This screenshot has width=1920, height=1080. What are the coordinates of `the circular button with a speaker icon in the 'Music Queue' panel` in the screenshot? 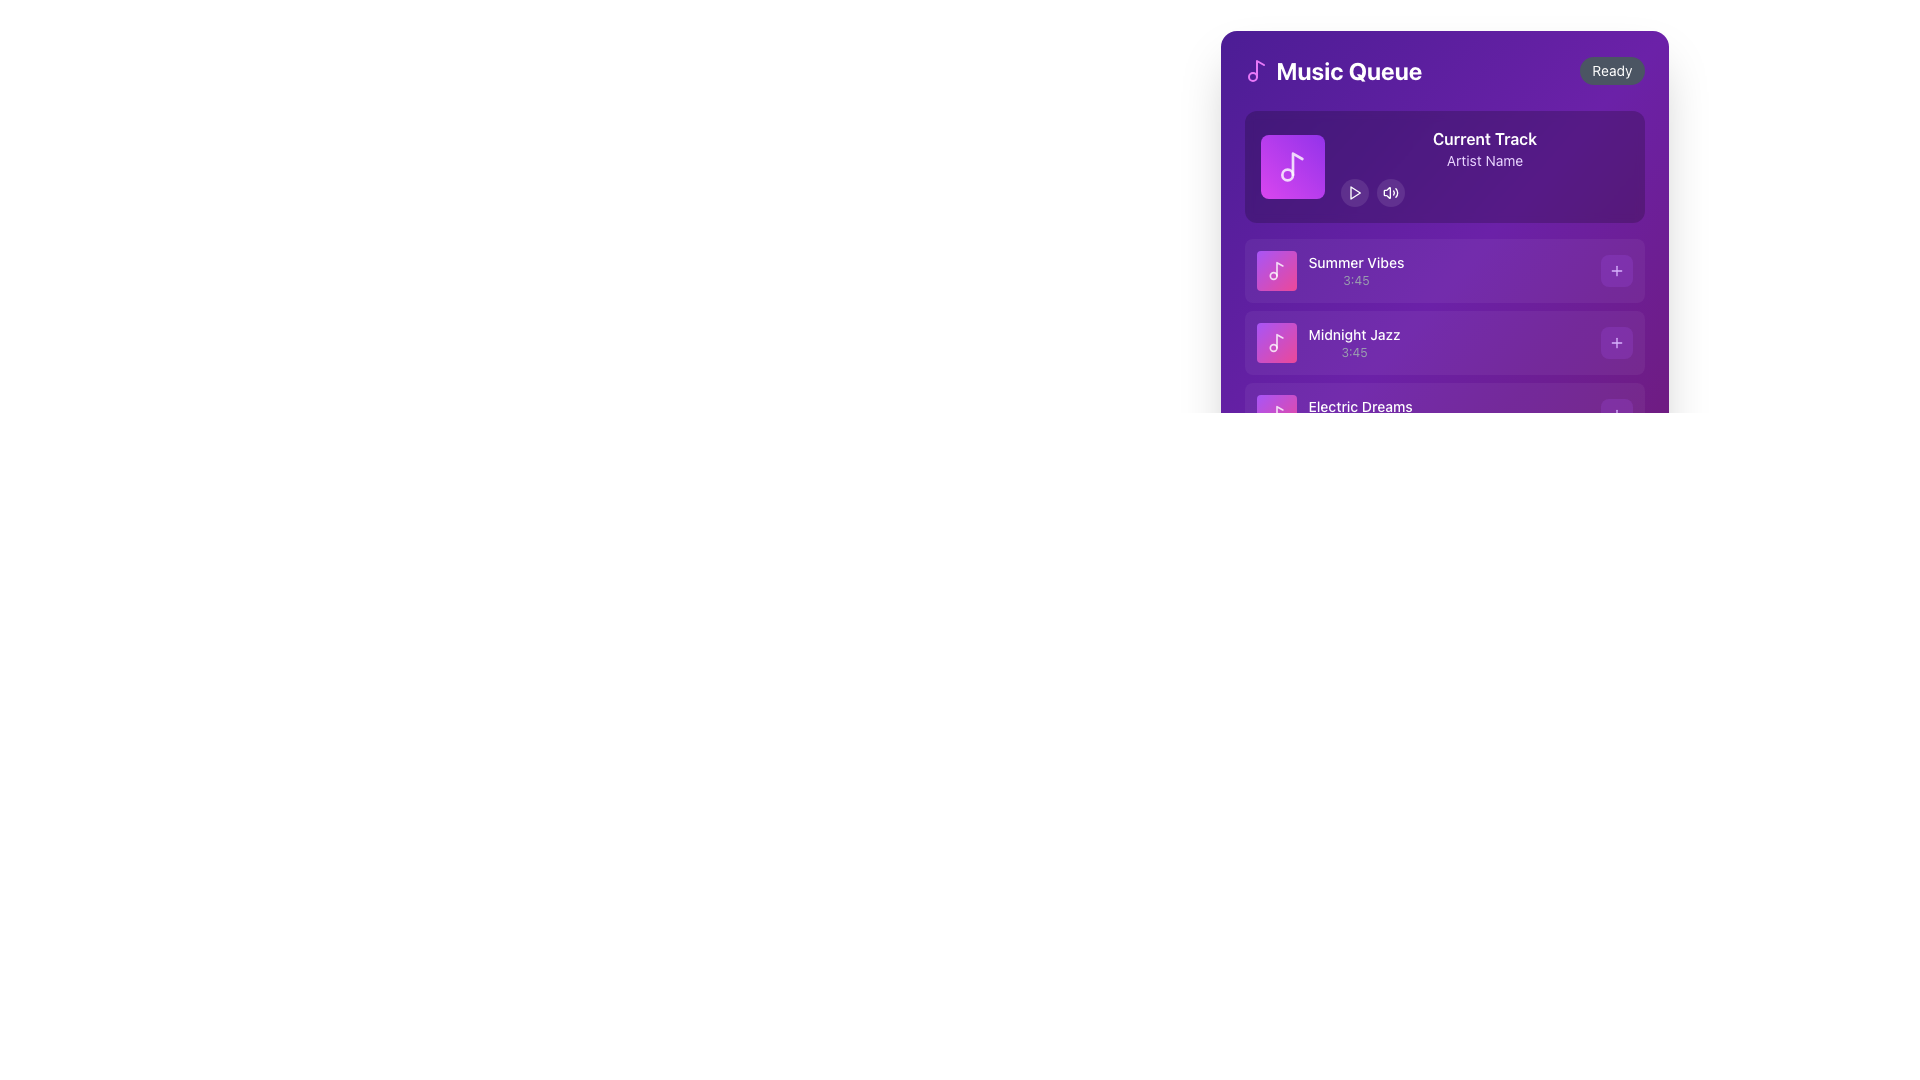 It's located at (1389, 192).